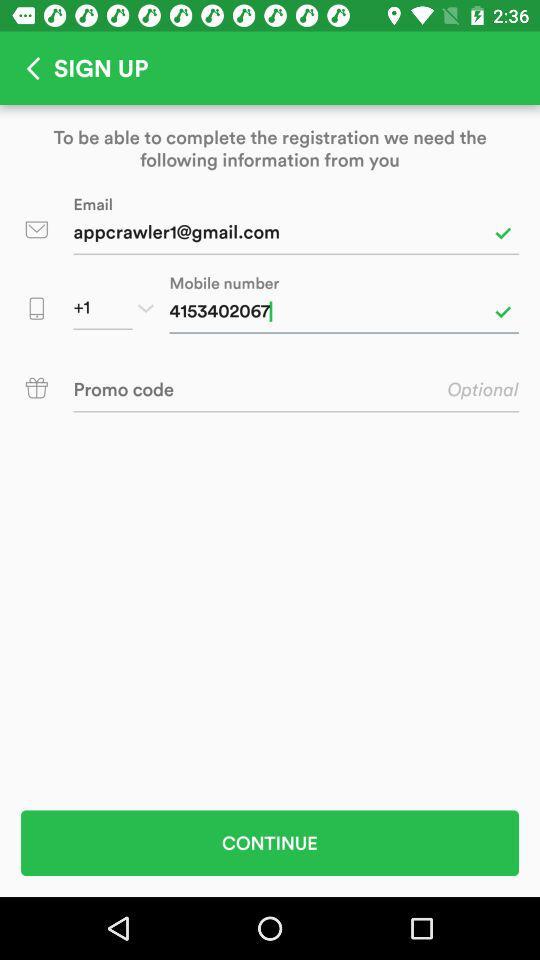  Describe the element at coordinates (26, 68) in the screenshot. I see `go back` at that location.